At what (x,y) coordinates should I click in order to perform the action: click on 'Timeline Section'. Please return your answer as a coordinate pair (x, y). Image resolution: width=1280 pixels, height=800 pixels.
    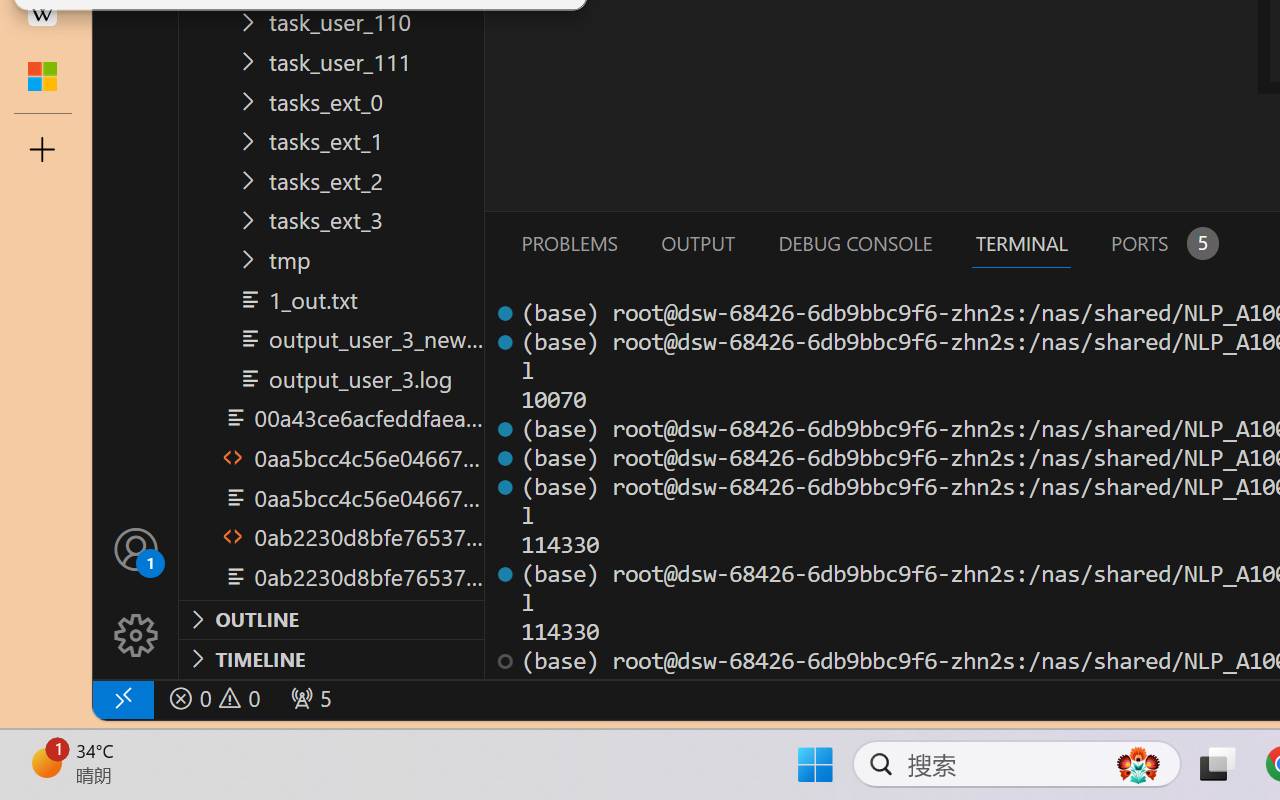
    Looking at the image, I should click on (331, 657).